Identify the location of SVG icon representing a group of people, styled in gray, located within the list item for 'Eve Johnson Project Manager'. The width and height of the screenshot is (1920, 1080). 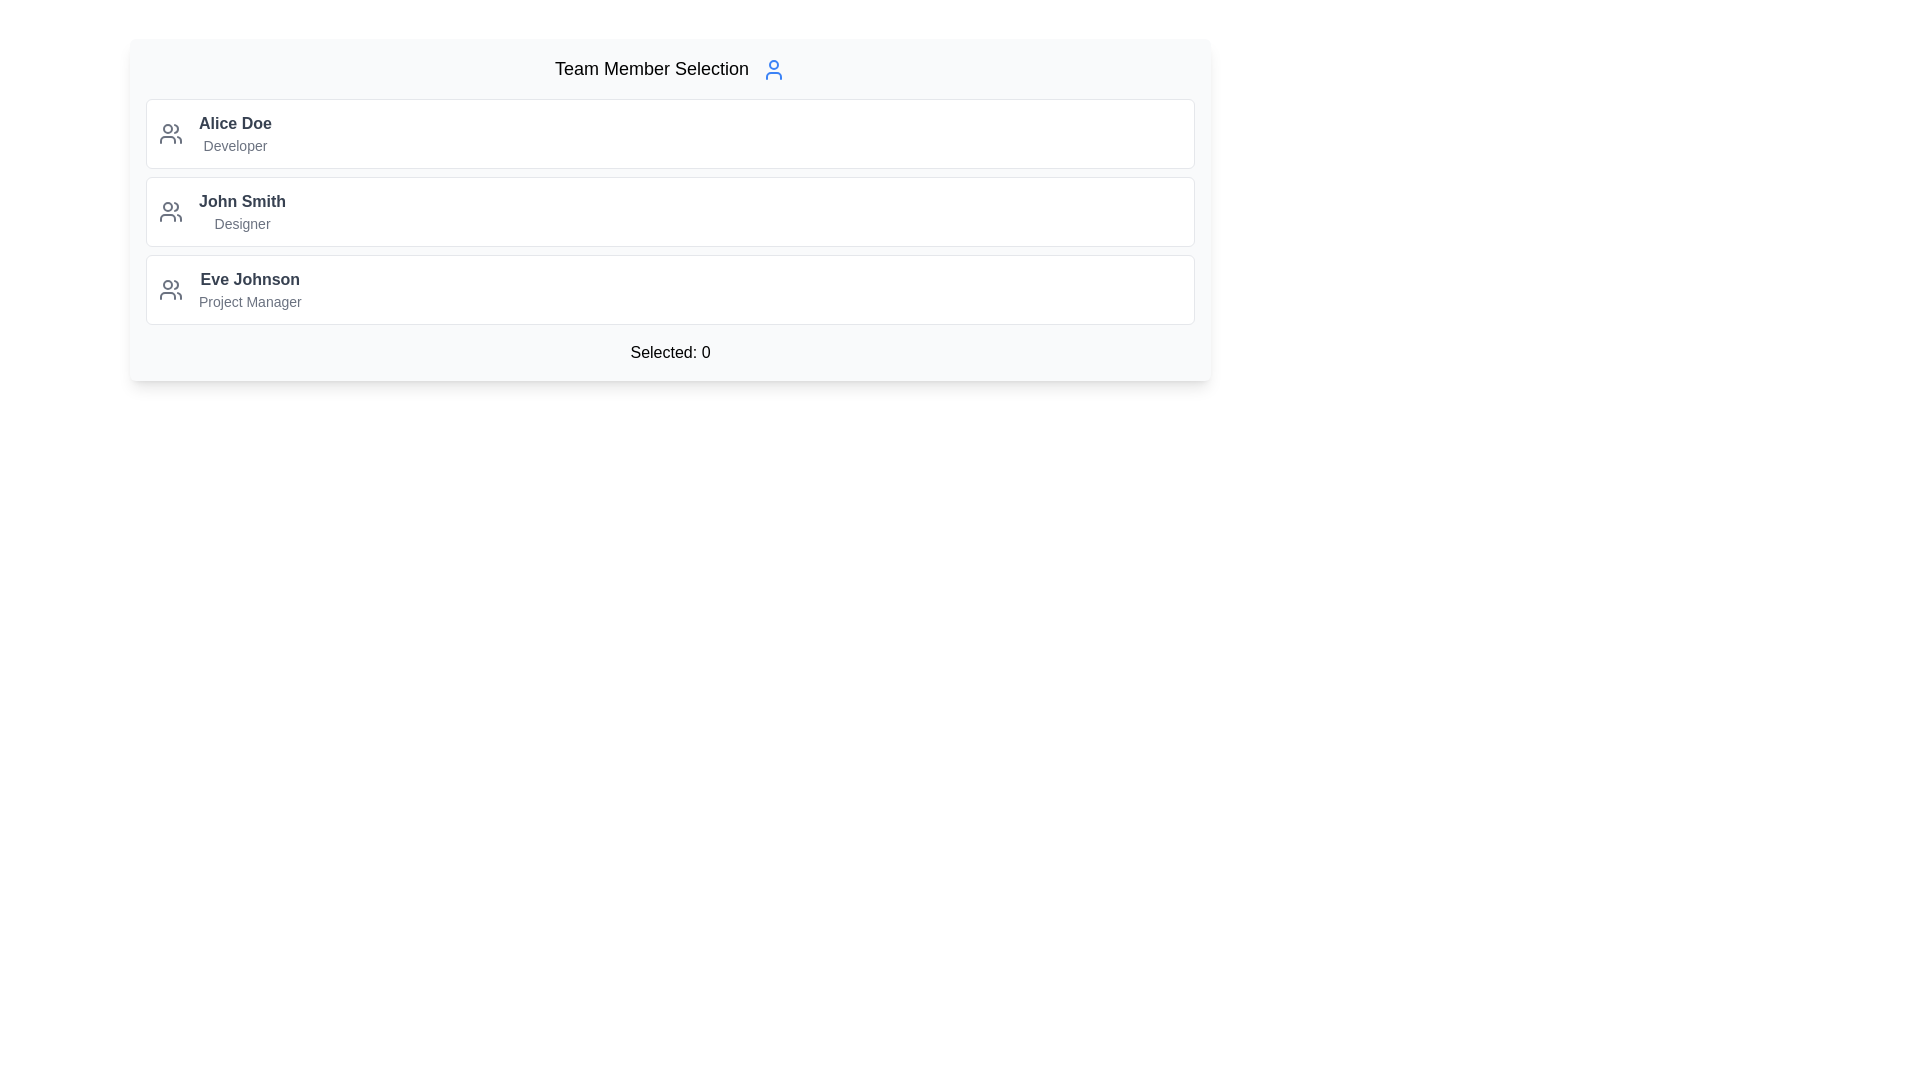
(171, 289).